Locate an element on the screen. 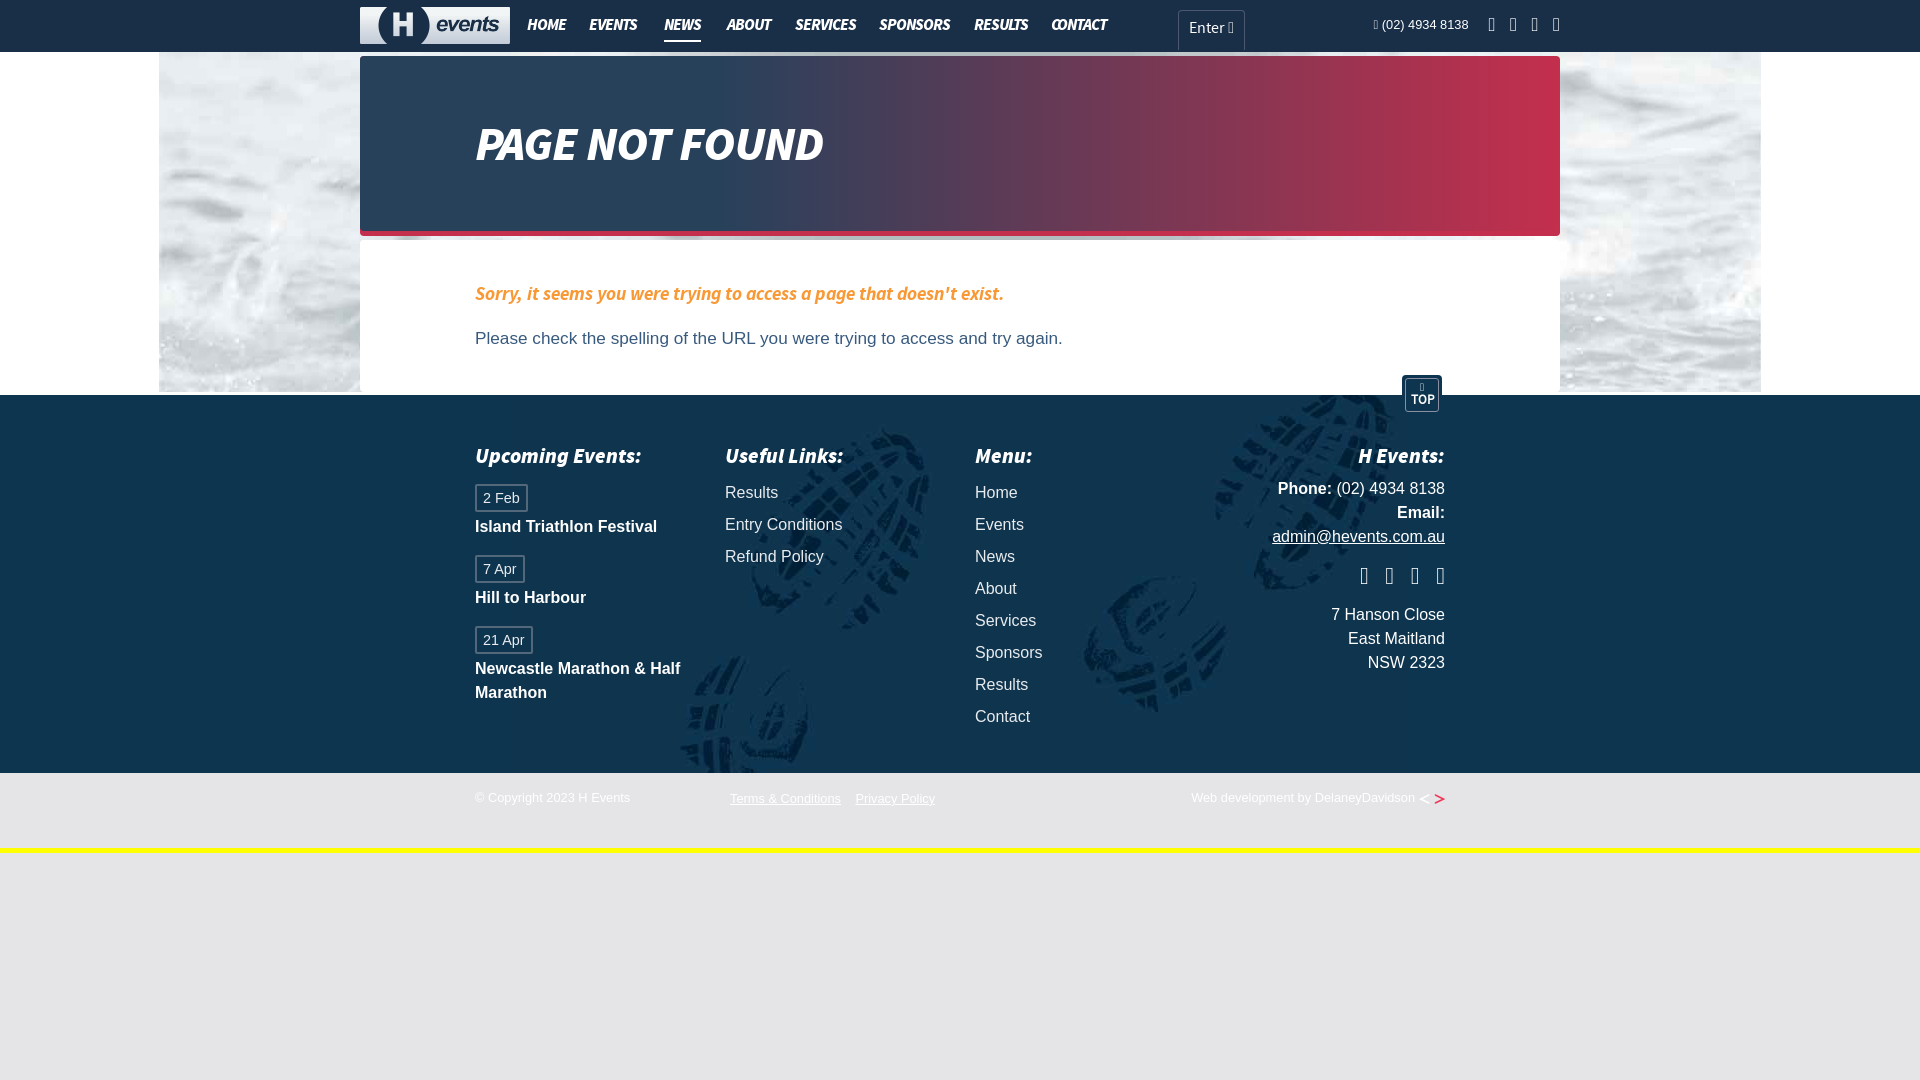  'Terms & Conditions' is located at coordinates (728, 797).